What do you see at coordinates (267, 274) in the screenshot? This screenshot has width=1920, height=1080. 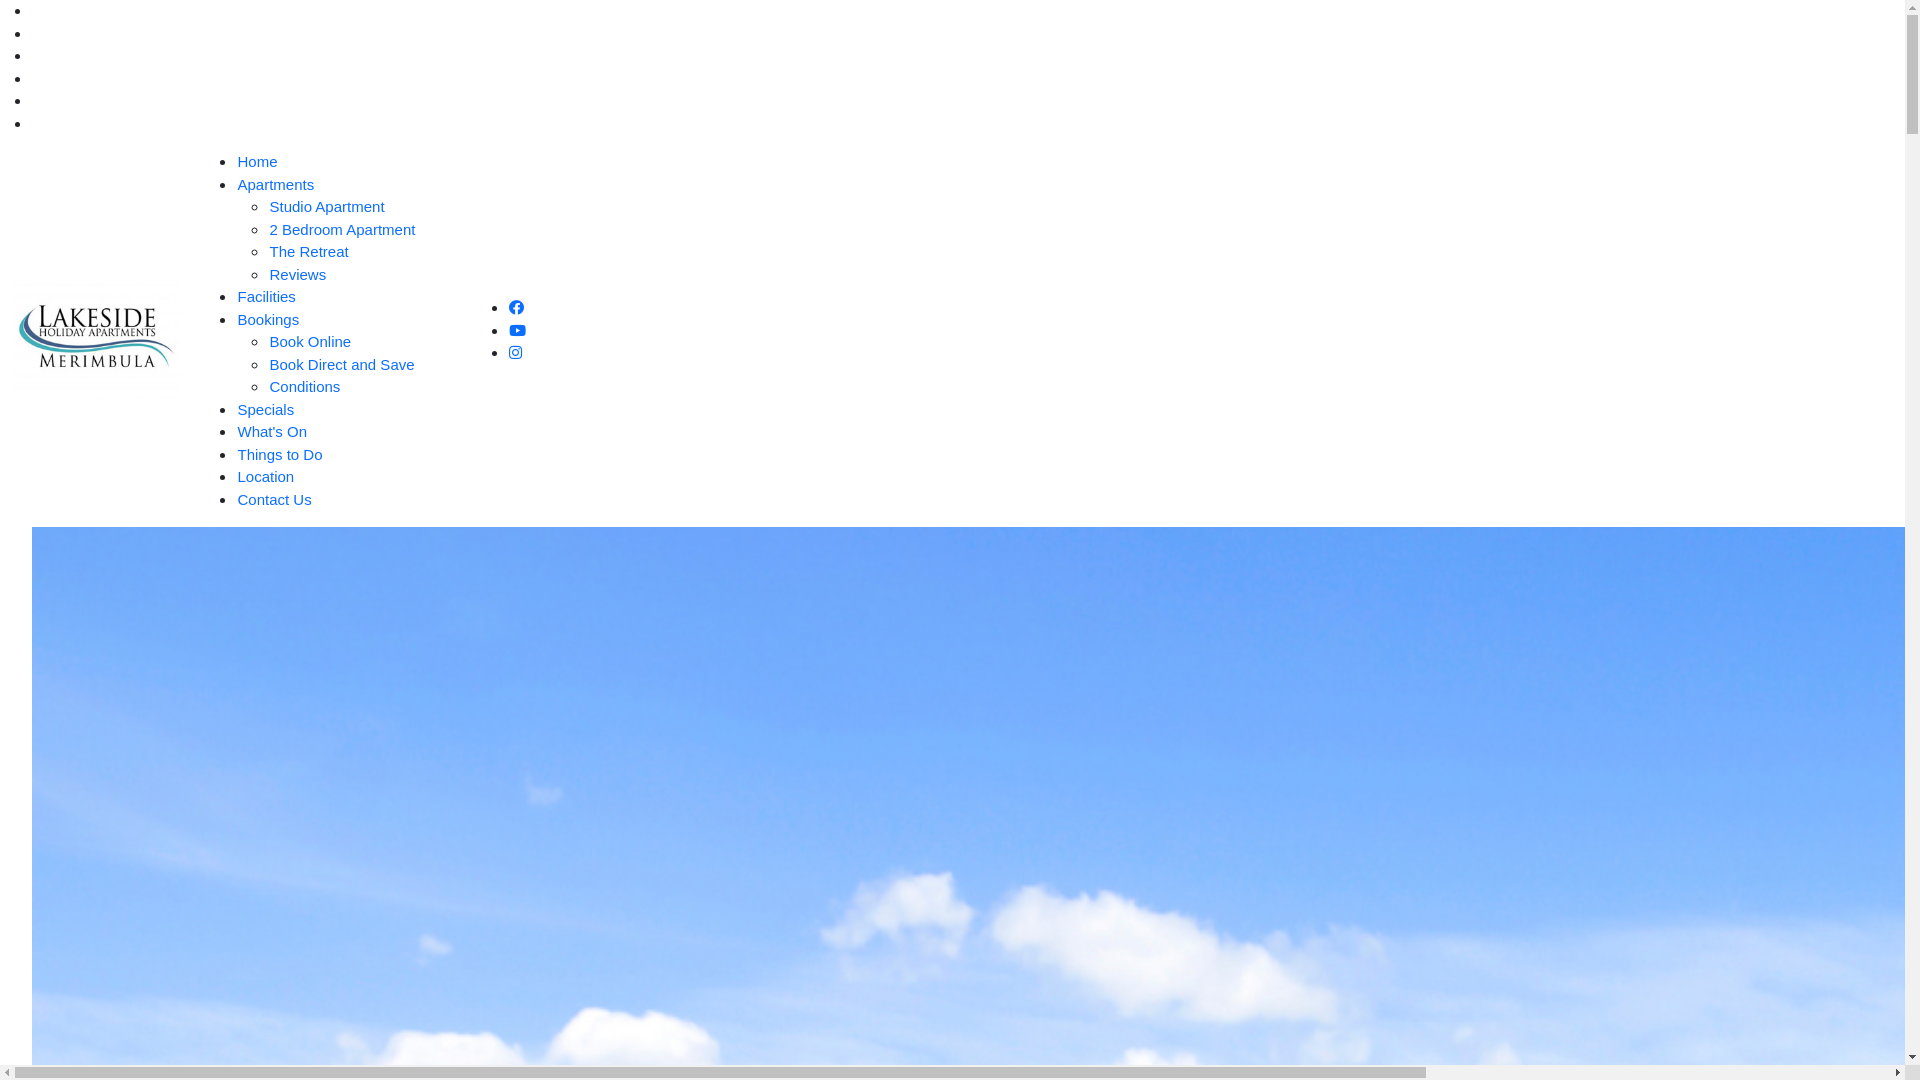 I see `'Reviews'` at bounding box center [267, 274].